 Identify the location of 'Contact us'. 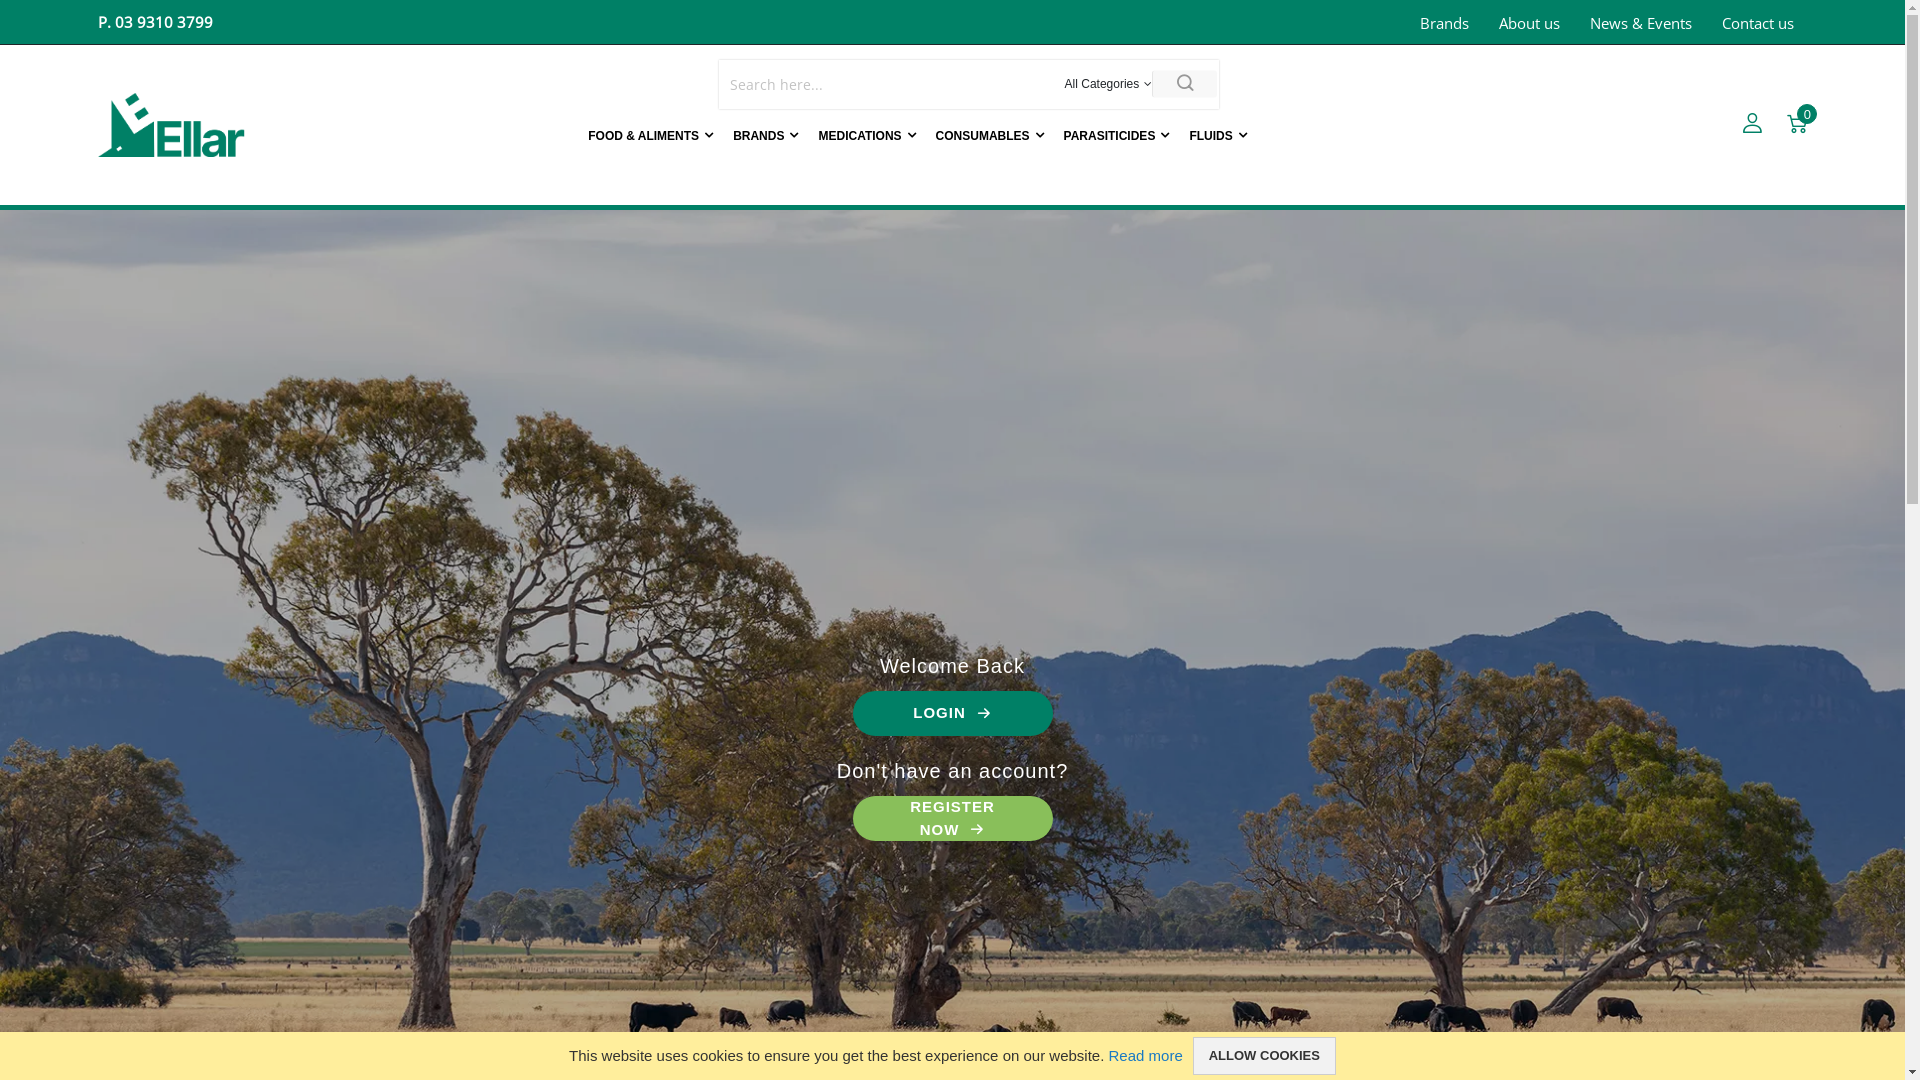
(1756, 23).